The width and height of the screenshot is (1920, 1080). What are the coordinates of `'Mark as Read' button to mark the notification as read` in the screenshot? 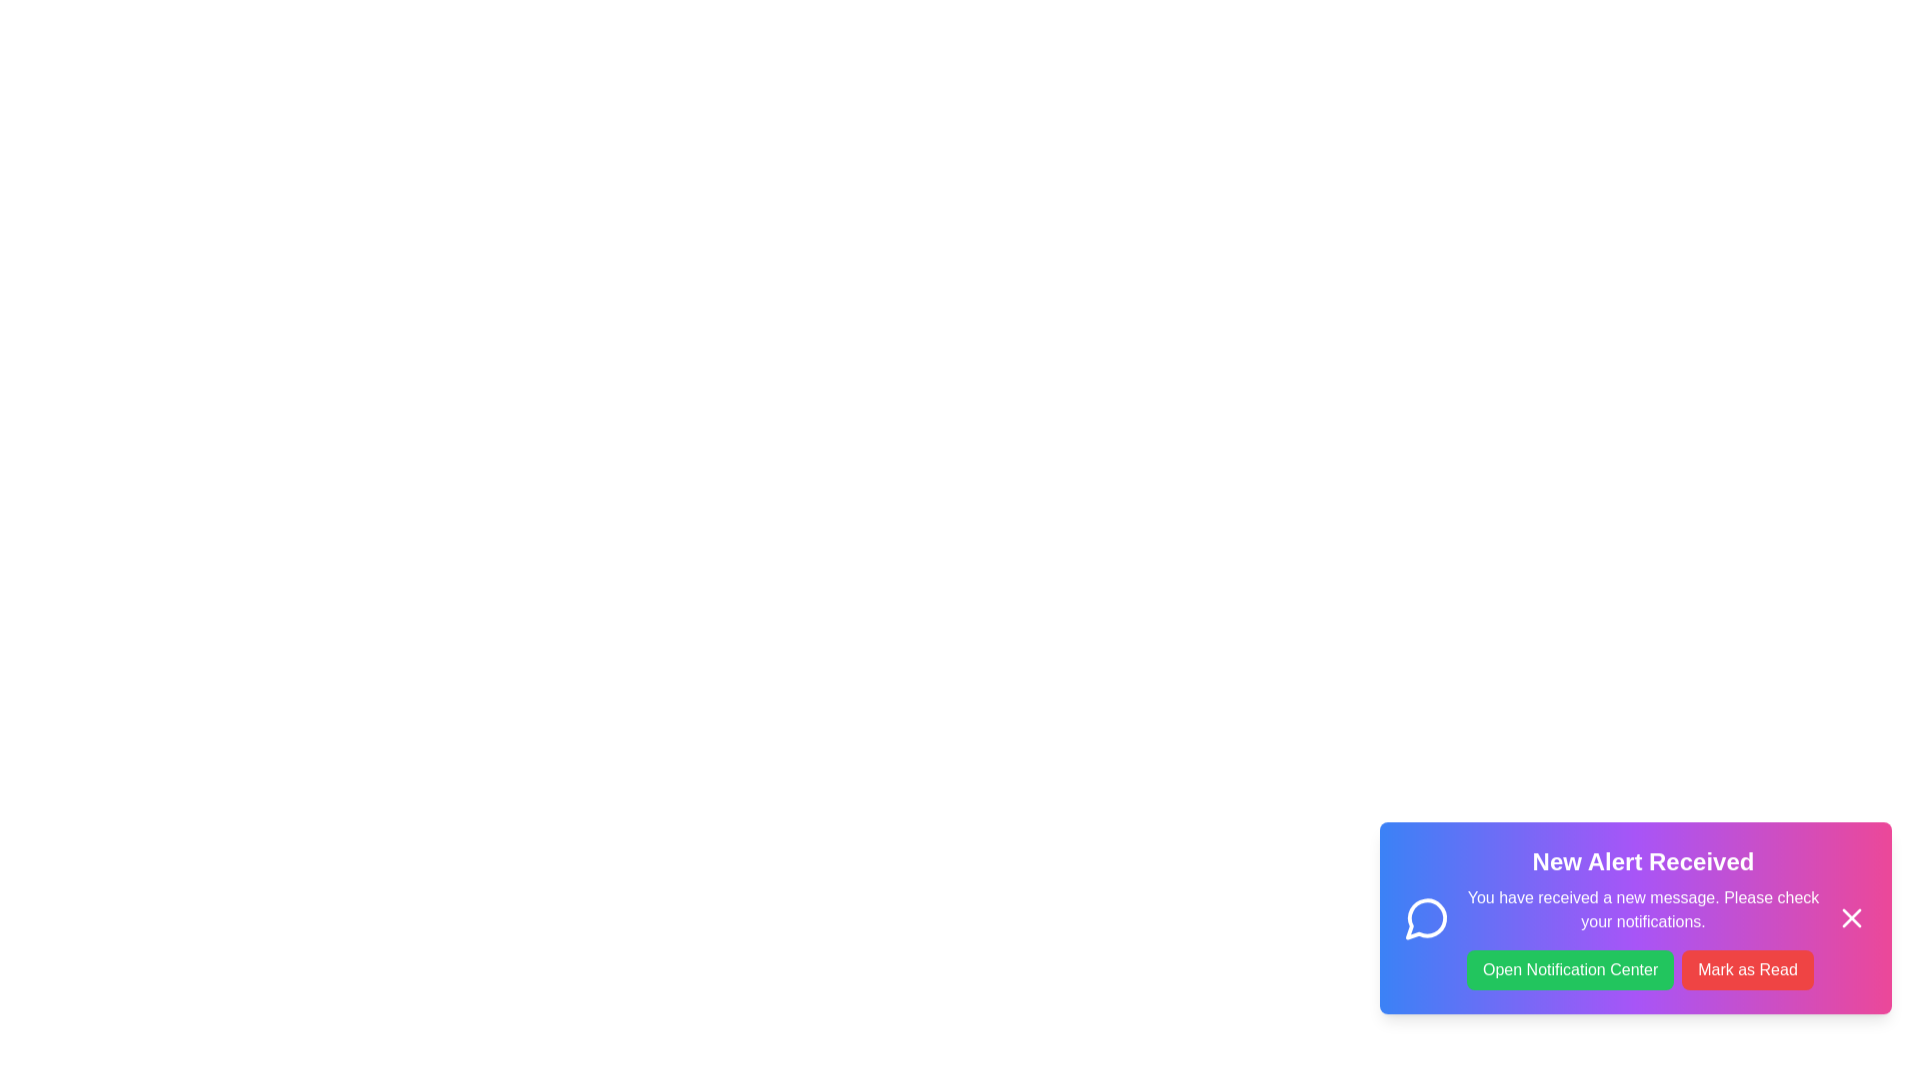 It's located at (1746, 987).